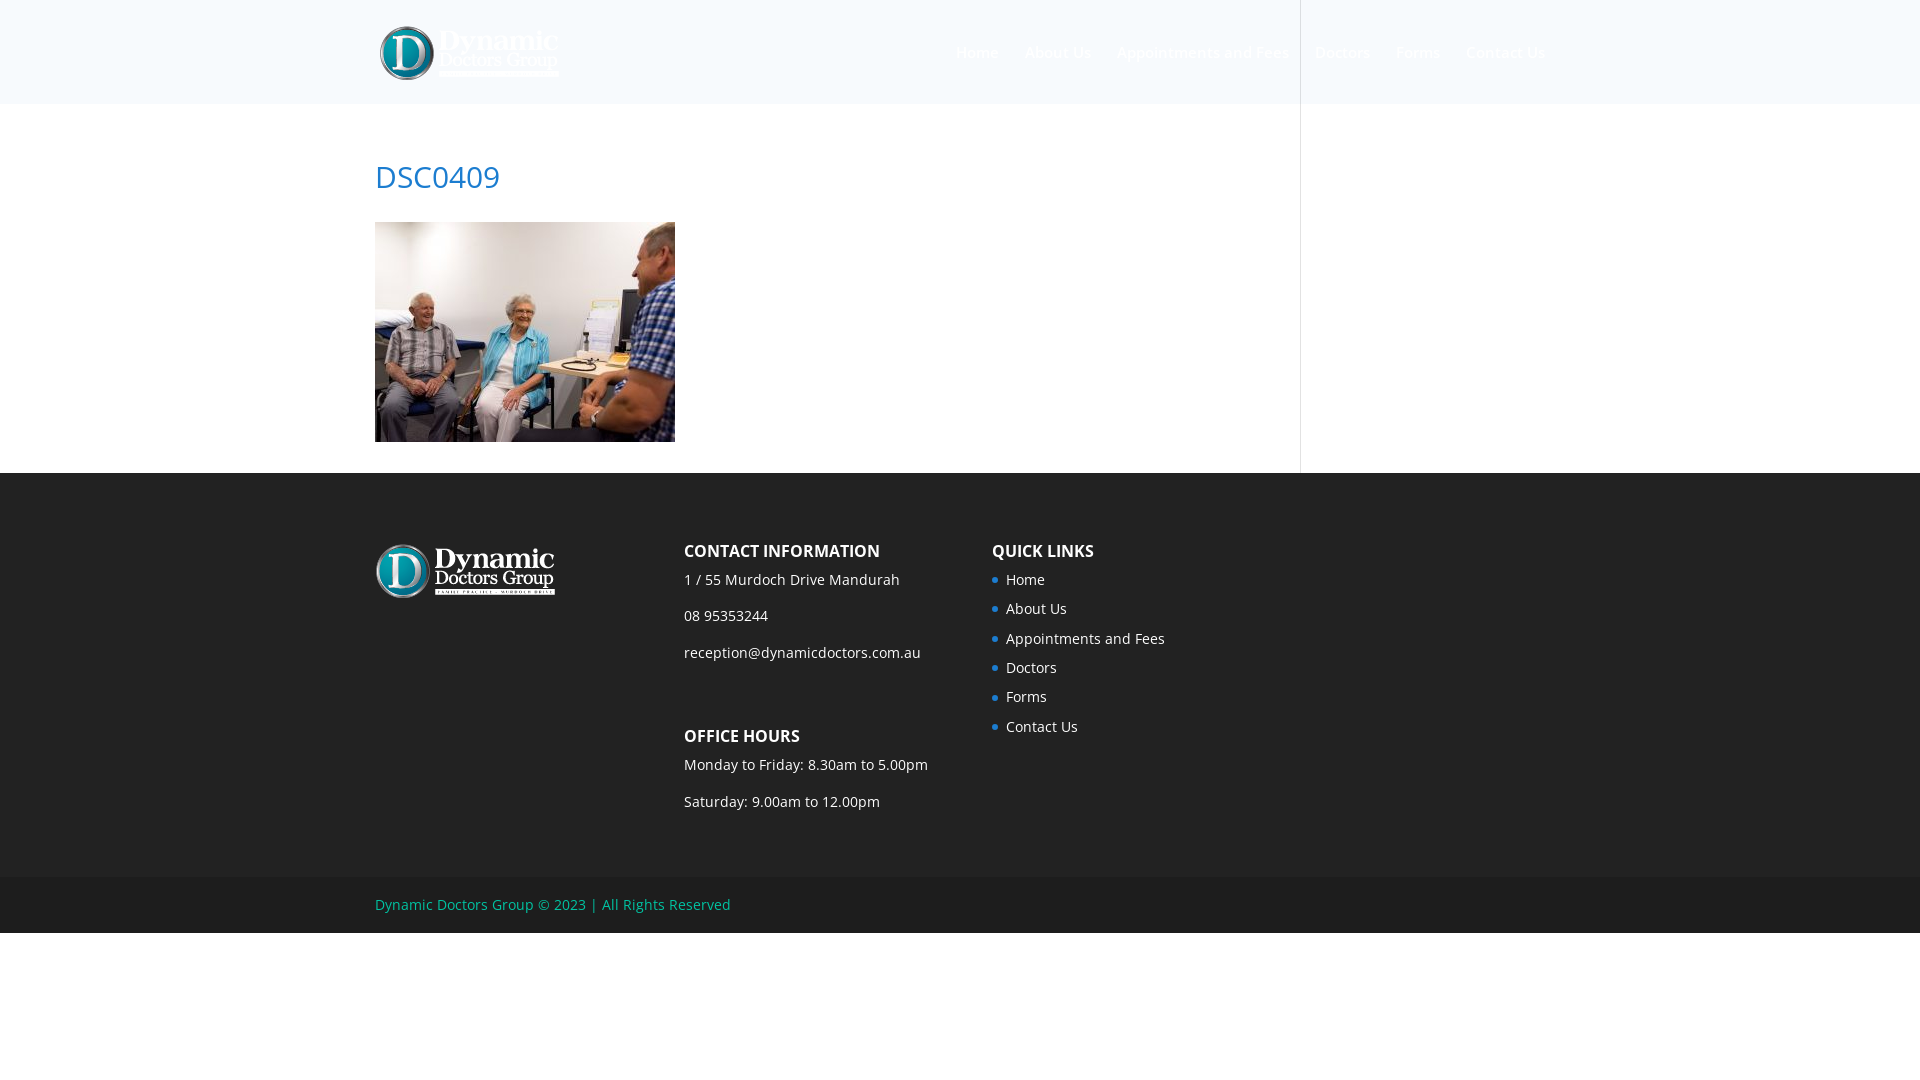  Describe the element at coordinates (1202, 73) in the screenshot. I see `'Appointments and Fees'` at that location.